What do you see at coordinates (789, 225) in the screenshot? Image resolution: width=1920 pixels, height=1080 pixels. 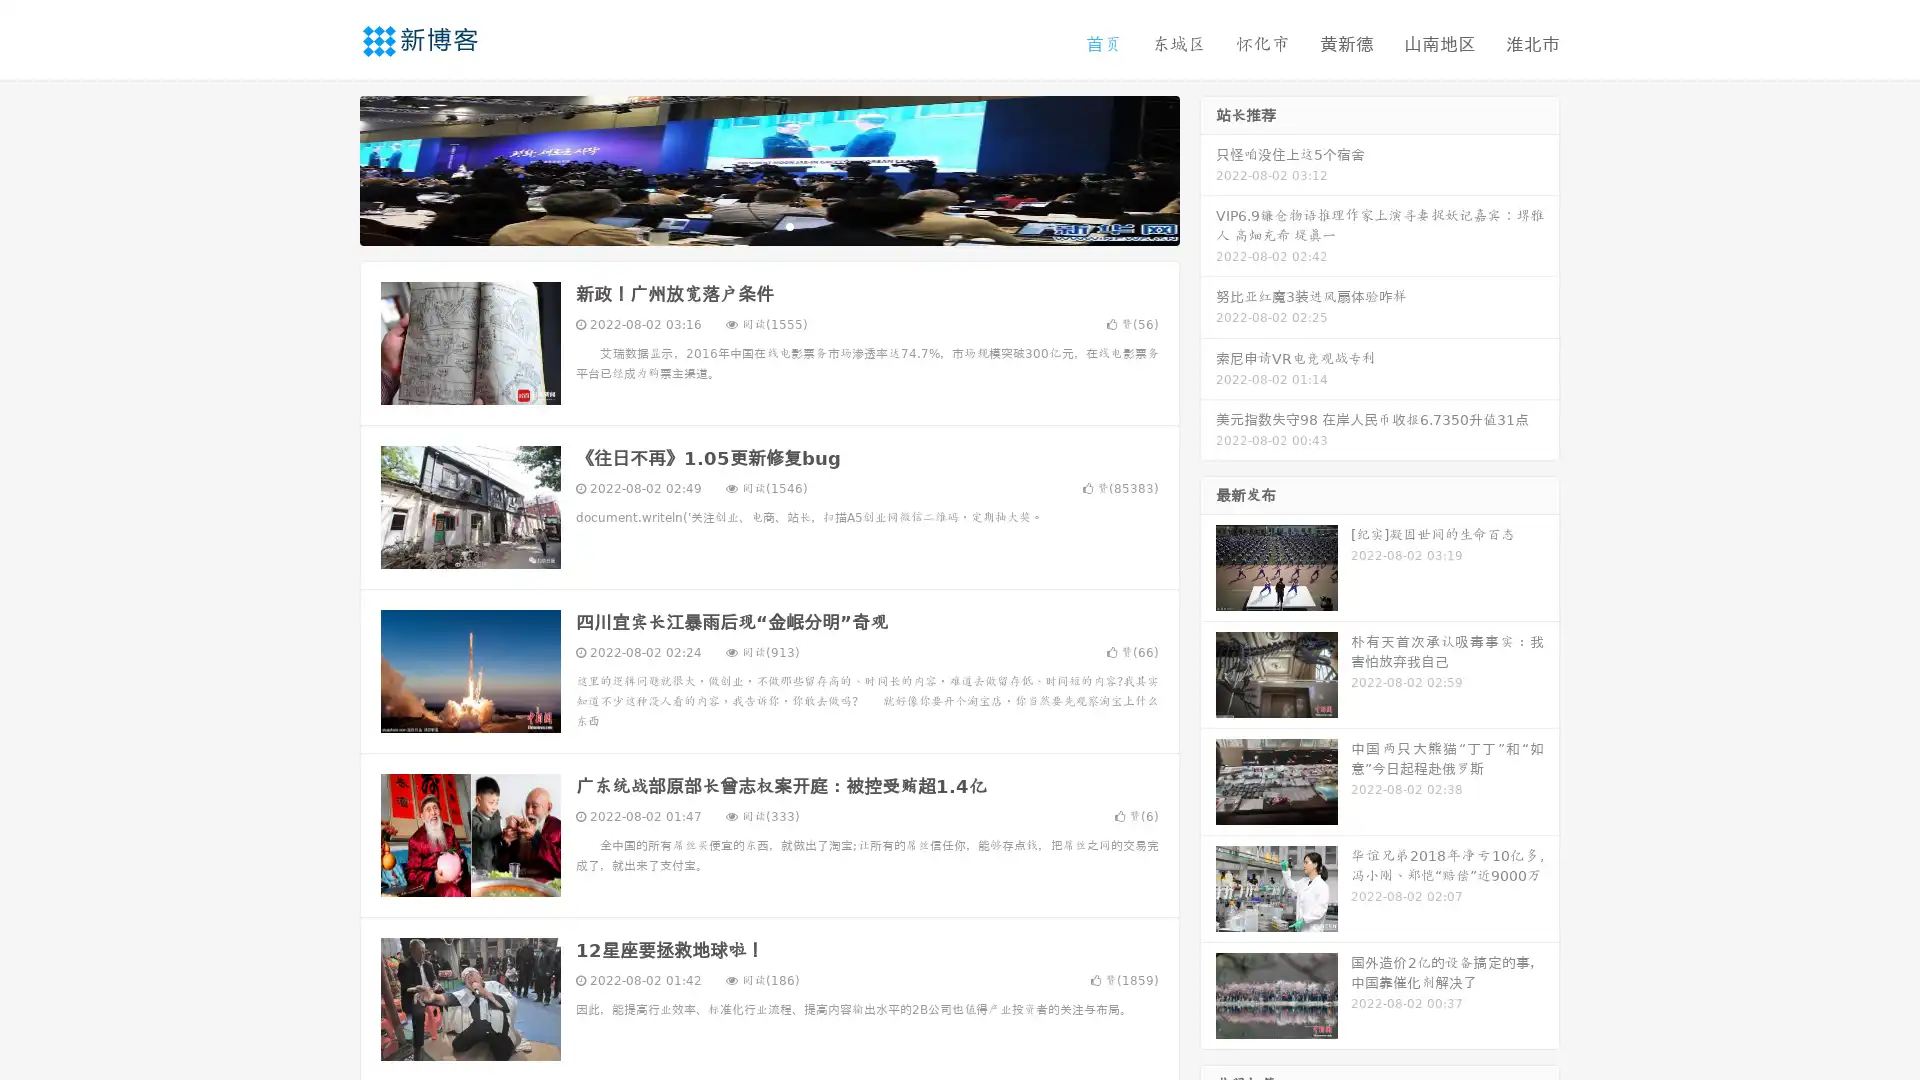 I see `Go to slide 3` at bounding box center [789, 225].